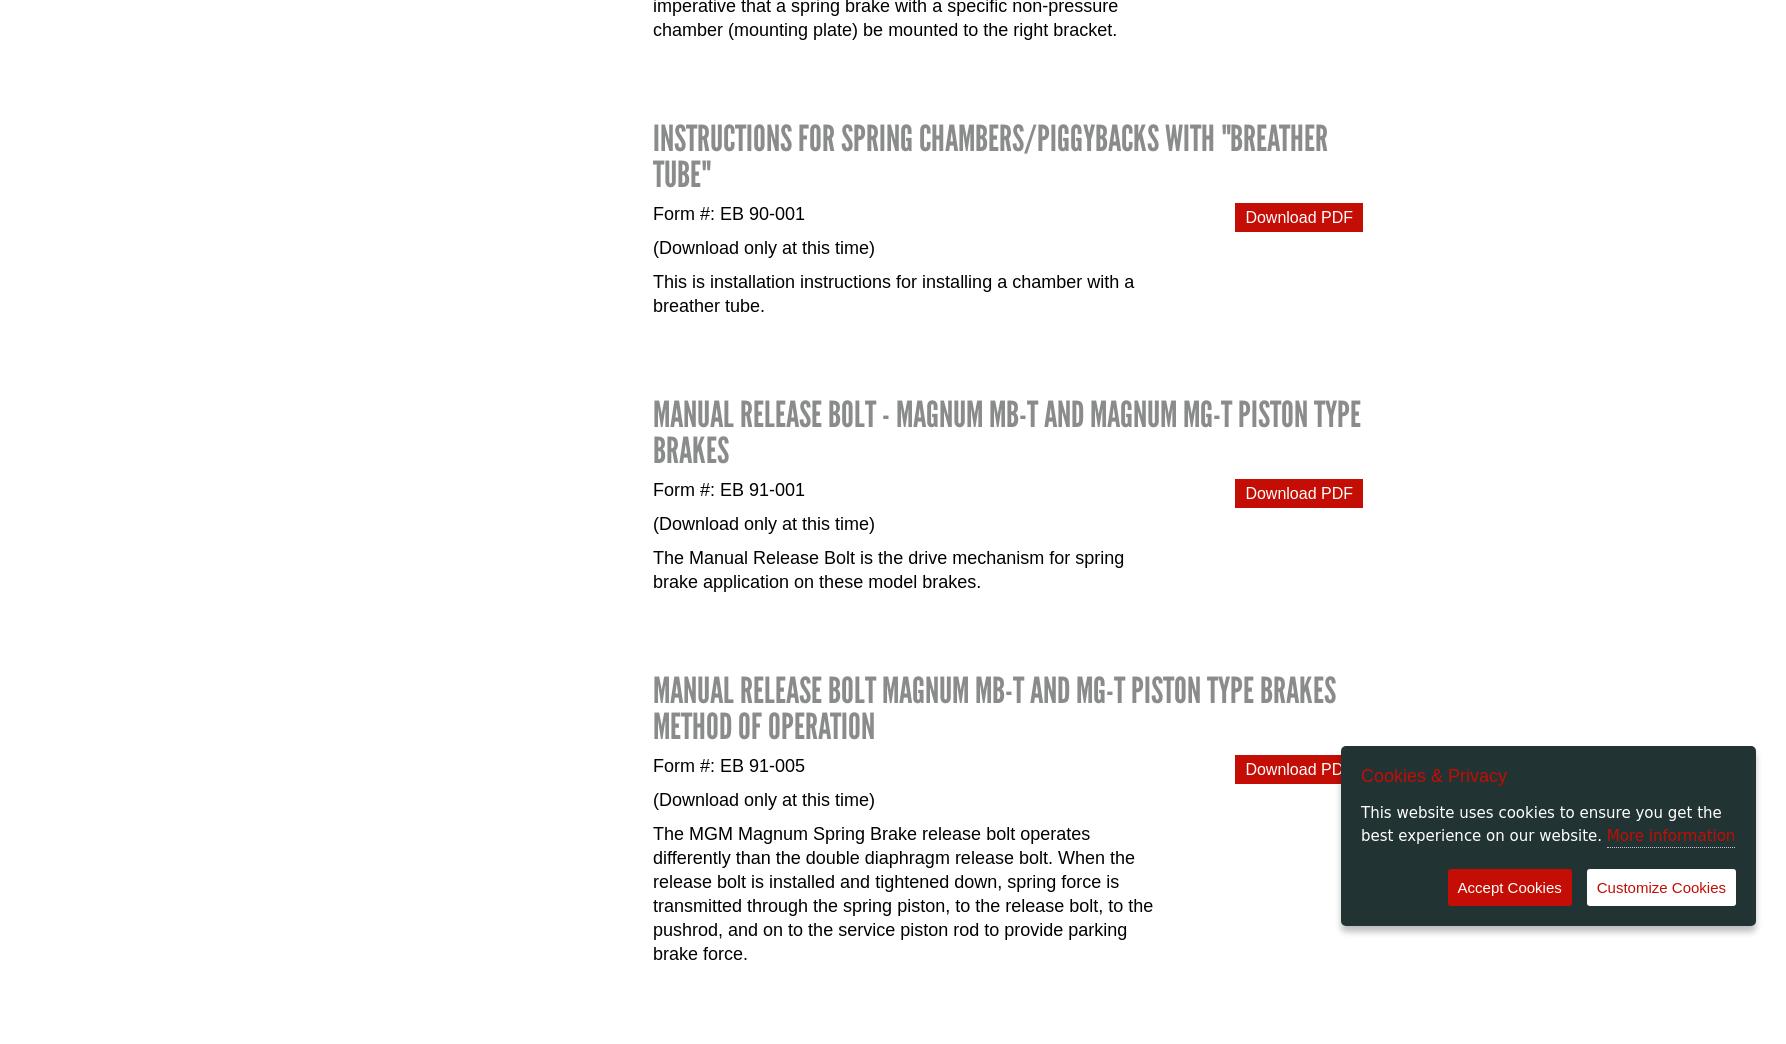 The height and width of the screenshot is (1044, 1786). What do you see at coordinates (903, 893) in the screenshot?
I see `'The MGM Magnum Spring Brake release bolt operates differently than the double diaphragm release bolt. When the release bolt is installed and tightened down, spring force is transmitted through the spring piston, to the release bolt, to the pushrod, and on to the service piston rod to provide parking brake force.'` at bounding box center [903, 893].